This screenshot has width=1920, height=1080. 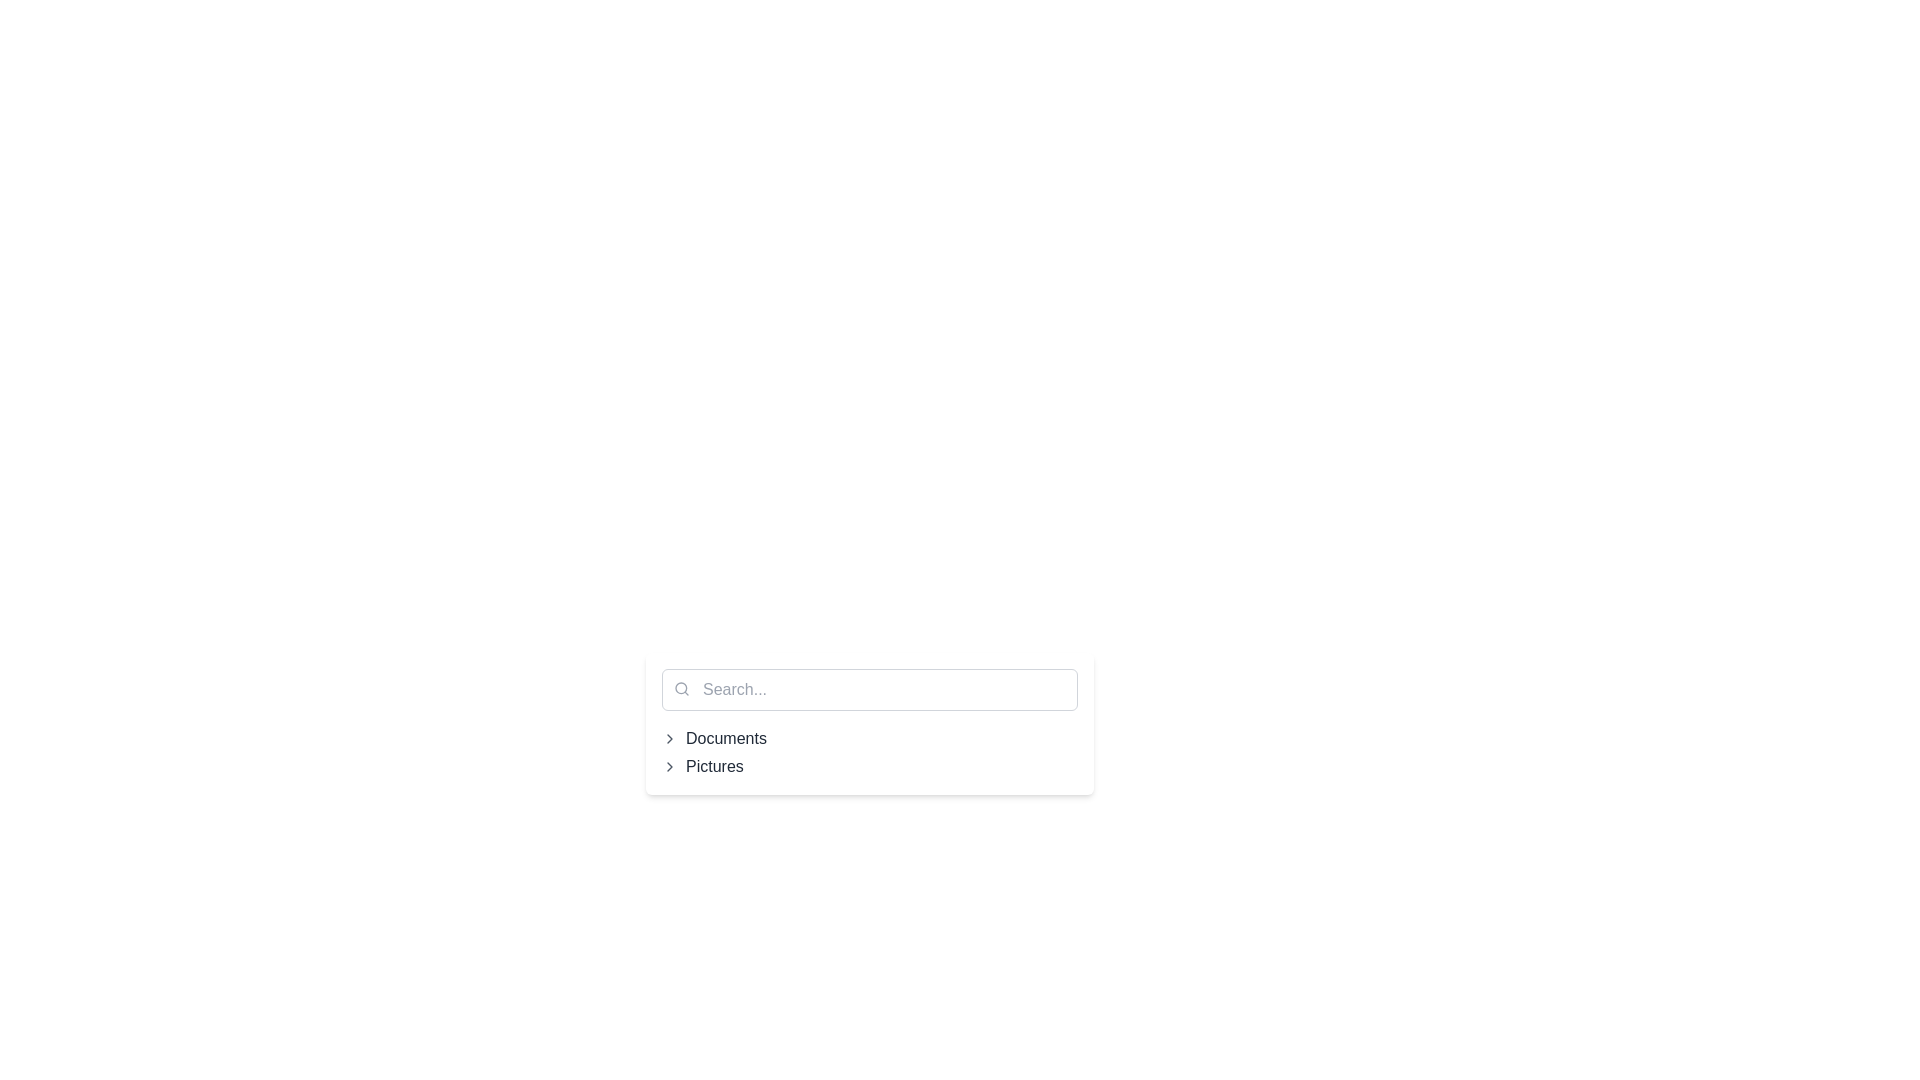 What do you see at coordinates (714, 766) in the screenshot?
I see `the clickable label titled 'Pictures' within the navigation tree structure` at bounding box center [714, 766].